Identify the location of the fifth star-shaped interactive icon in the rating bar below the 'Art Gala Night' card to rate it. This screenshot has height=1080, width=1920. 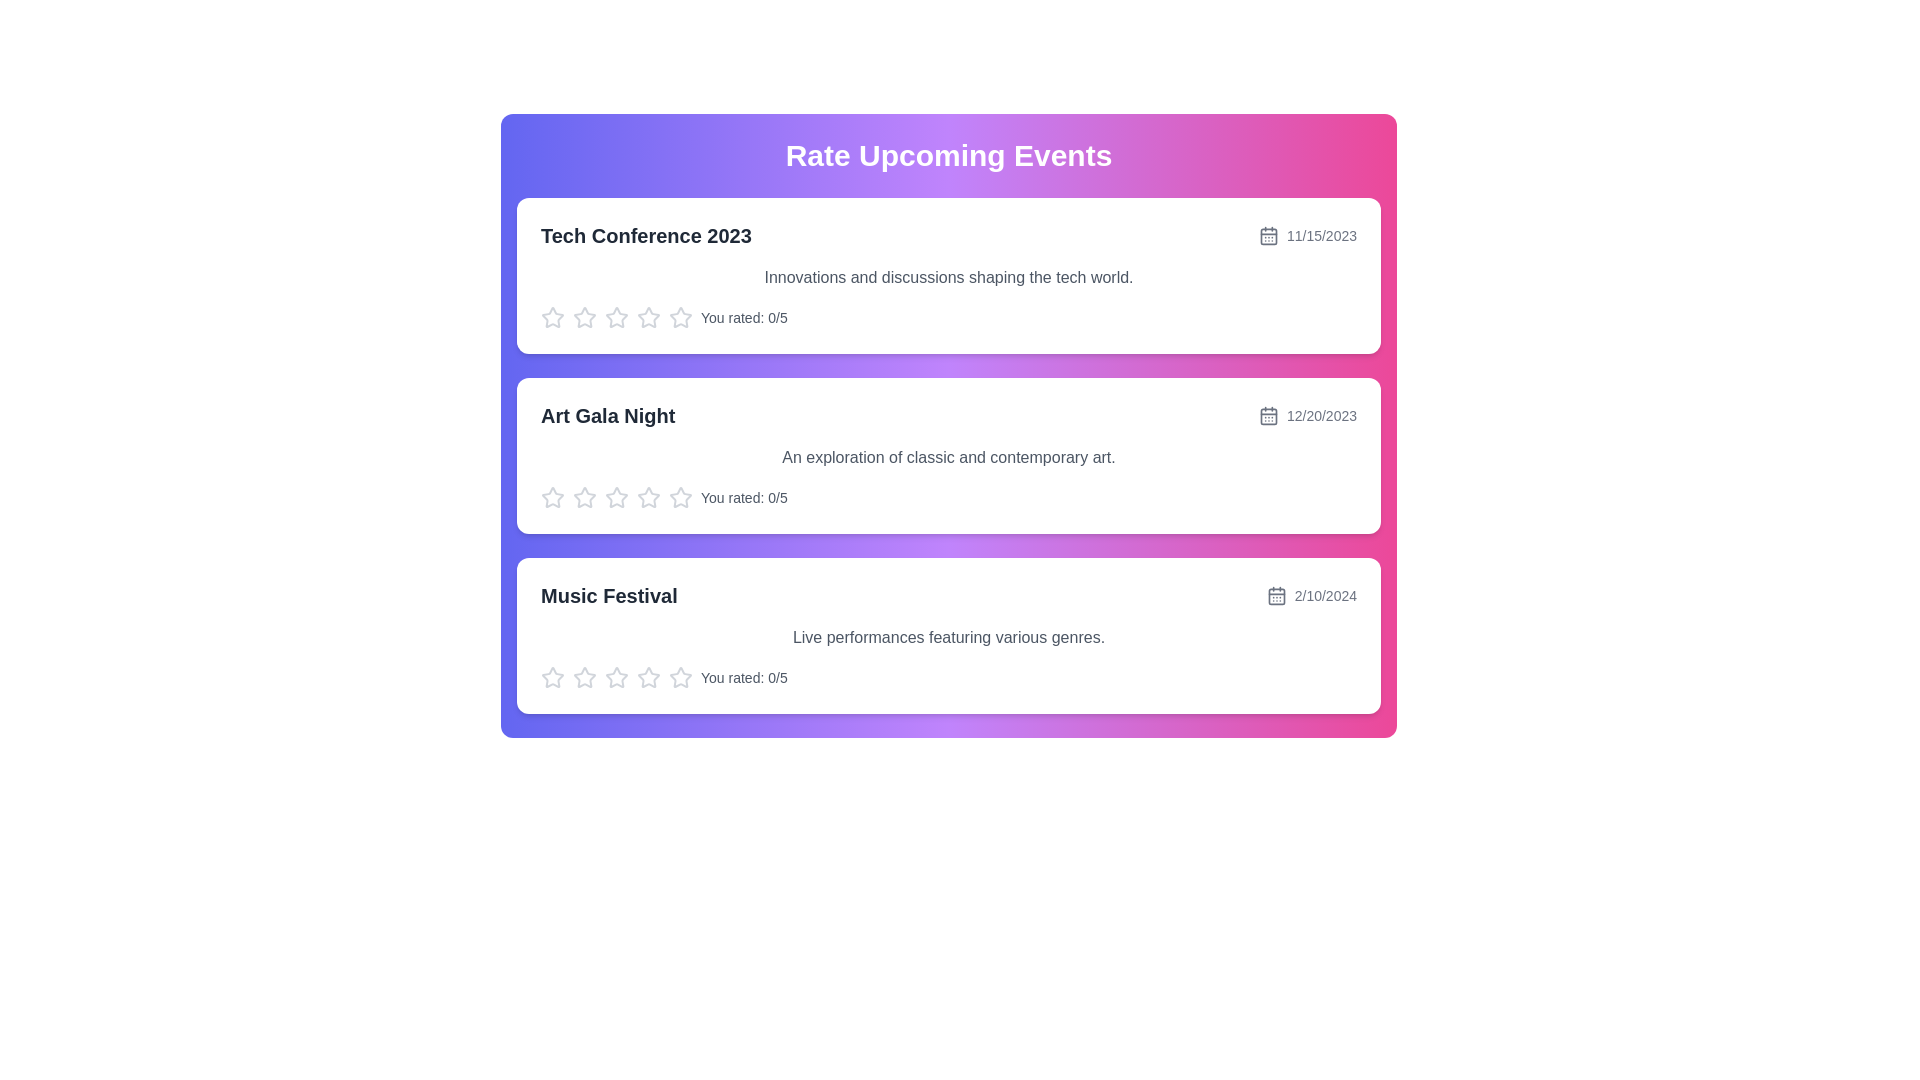
(681, 496).